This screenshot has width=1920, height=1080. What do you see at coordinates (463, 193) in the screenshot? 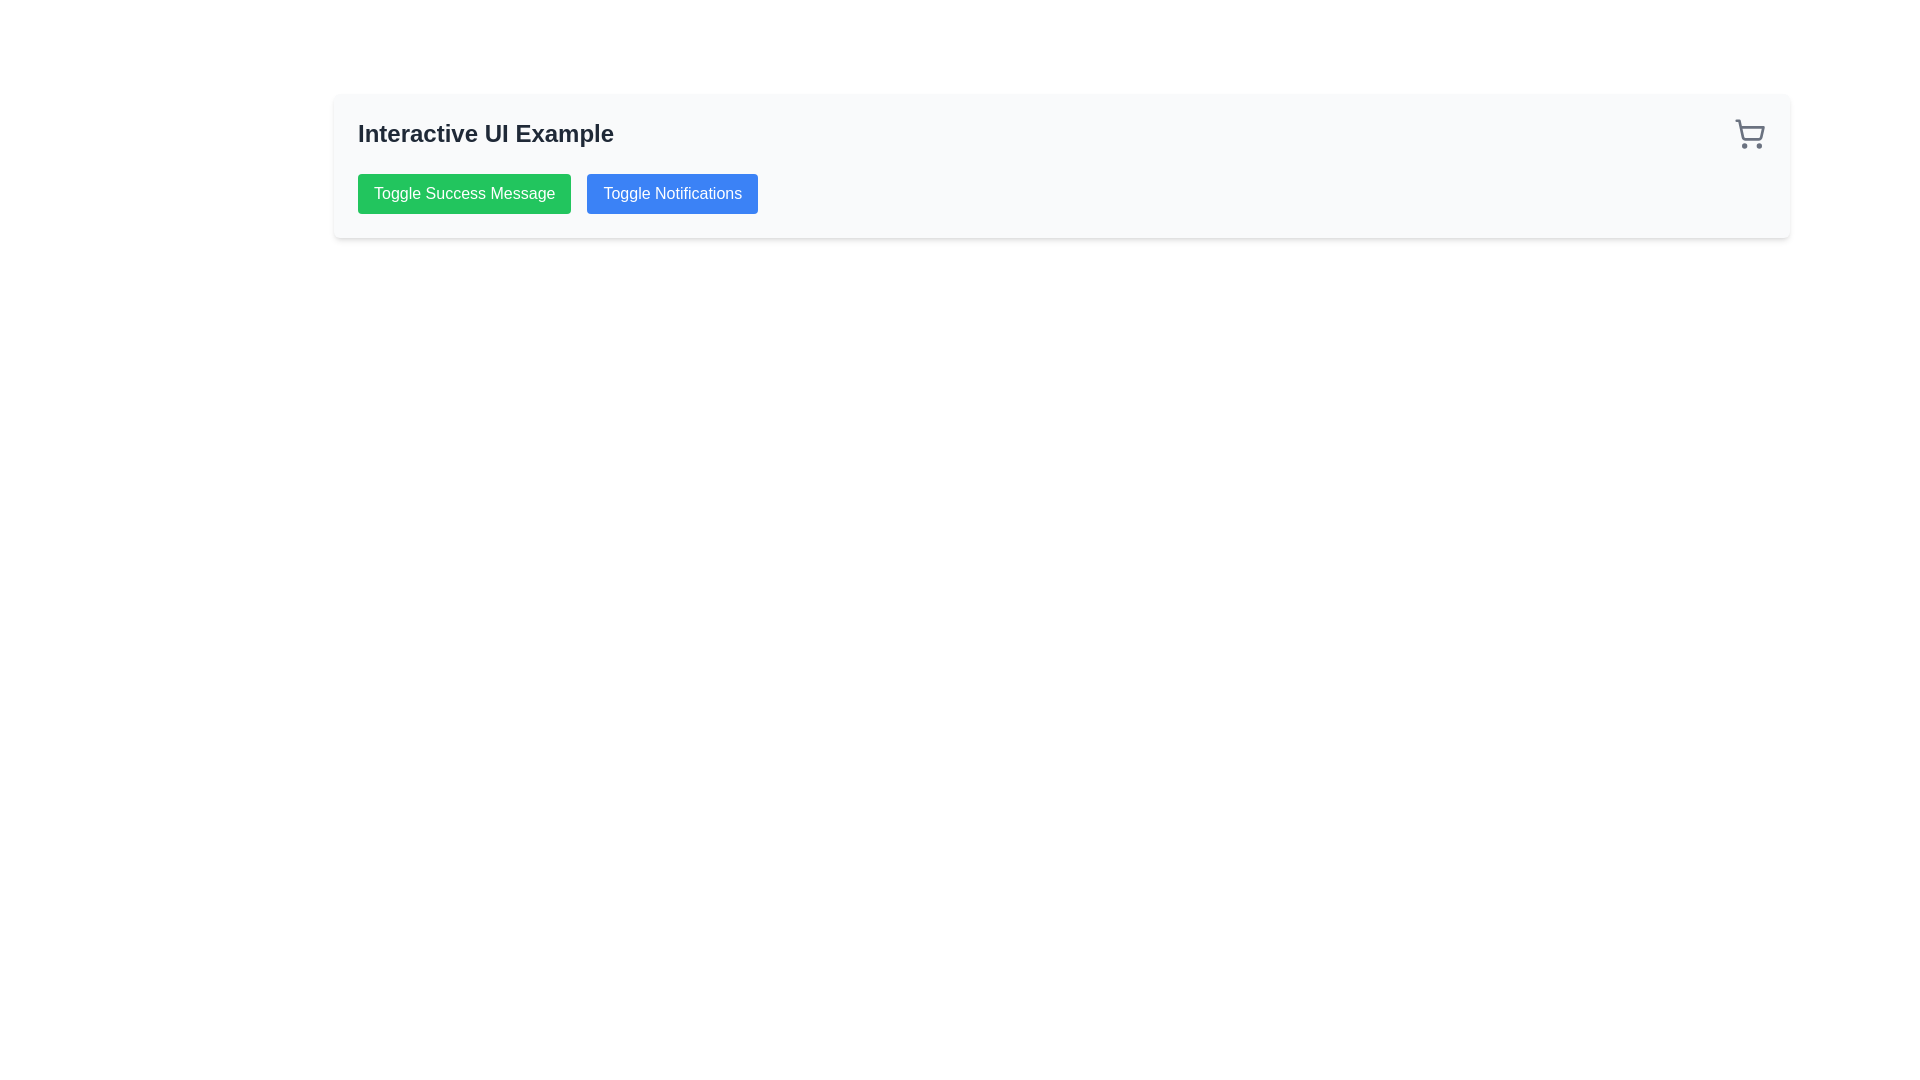
I see `the green button labeled 'Toggle Success Message'` at bounding box center [463, 193].